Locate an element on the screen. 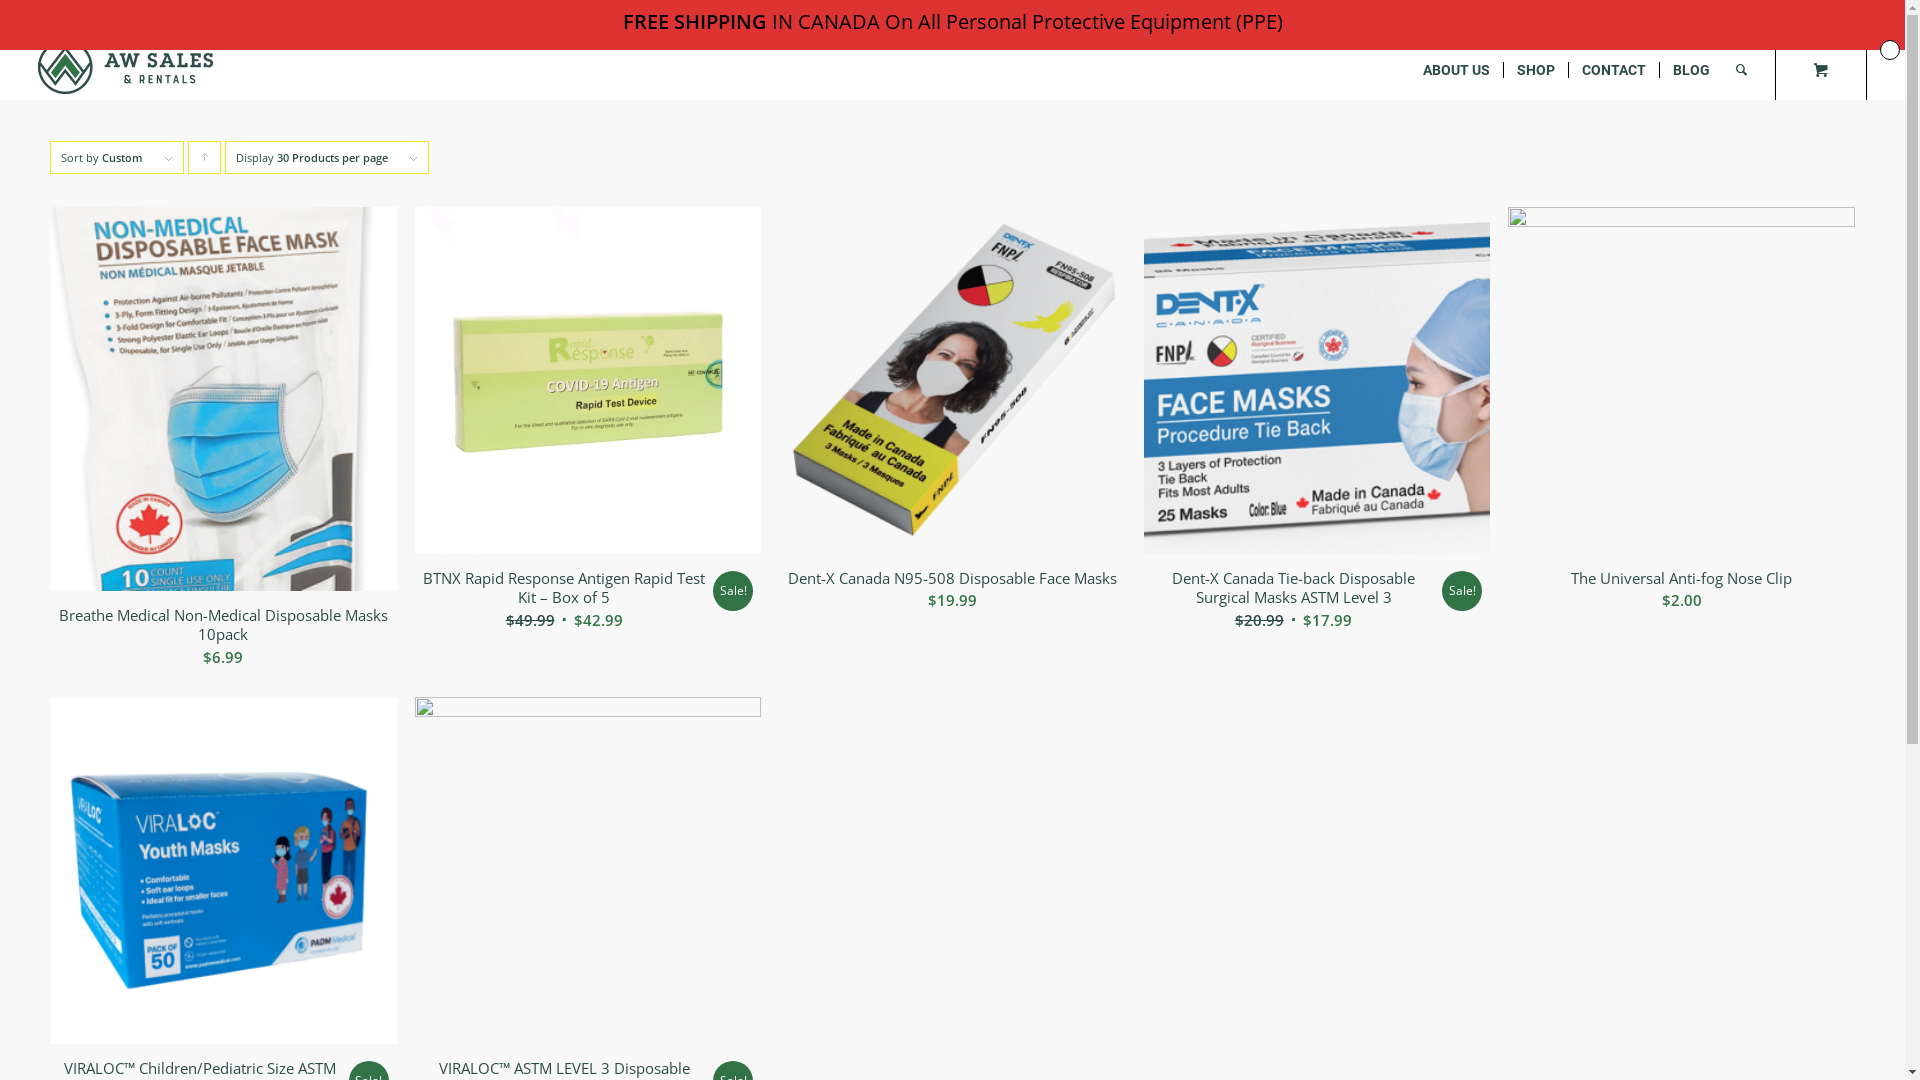 The height and width of the screenshot is (1080, 1920). 'CONTACT' is located at coordinates (1613, 68).